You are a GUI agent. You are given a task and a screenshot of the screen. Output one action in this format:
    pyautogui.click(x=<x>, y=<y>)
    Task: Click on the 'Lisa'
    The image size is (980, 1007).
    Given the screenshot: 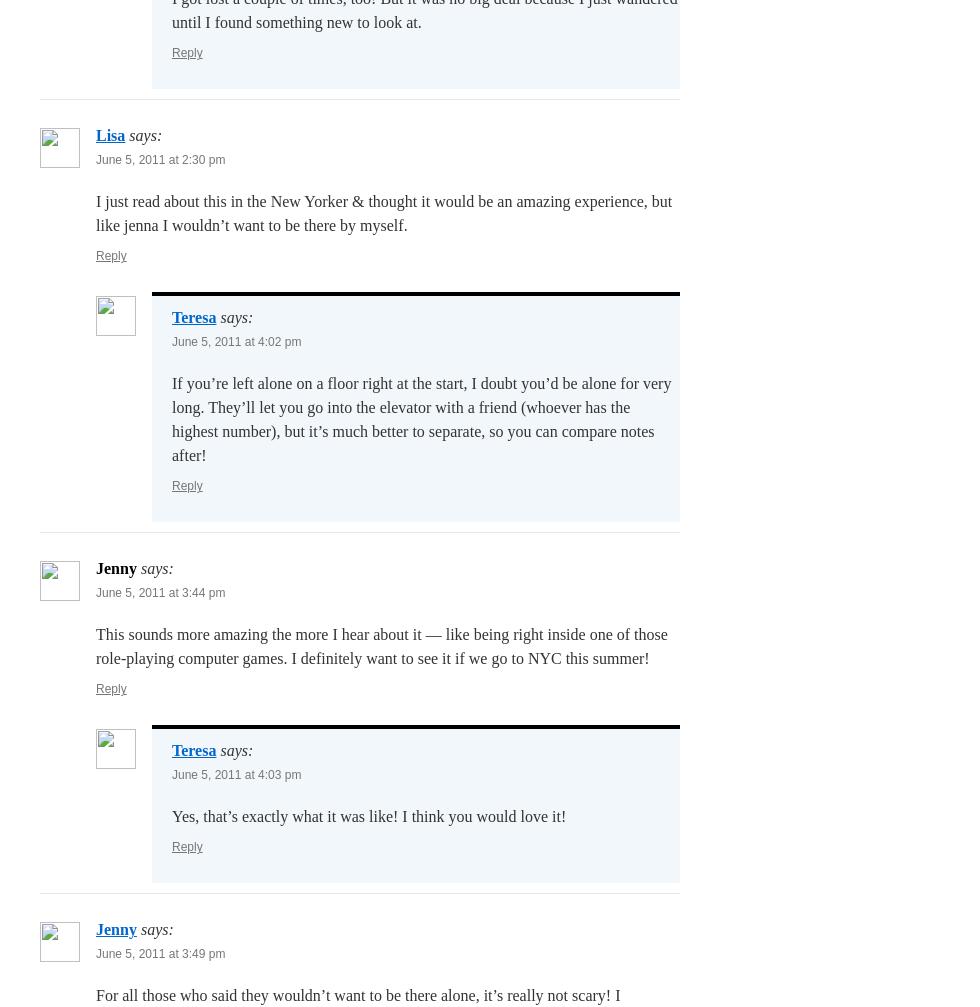 What is the action you would take?
    pyautogui.click(x=110, y=135)
    